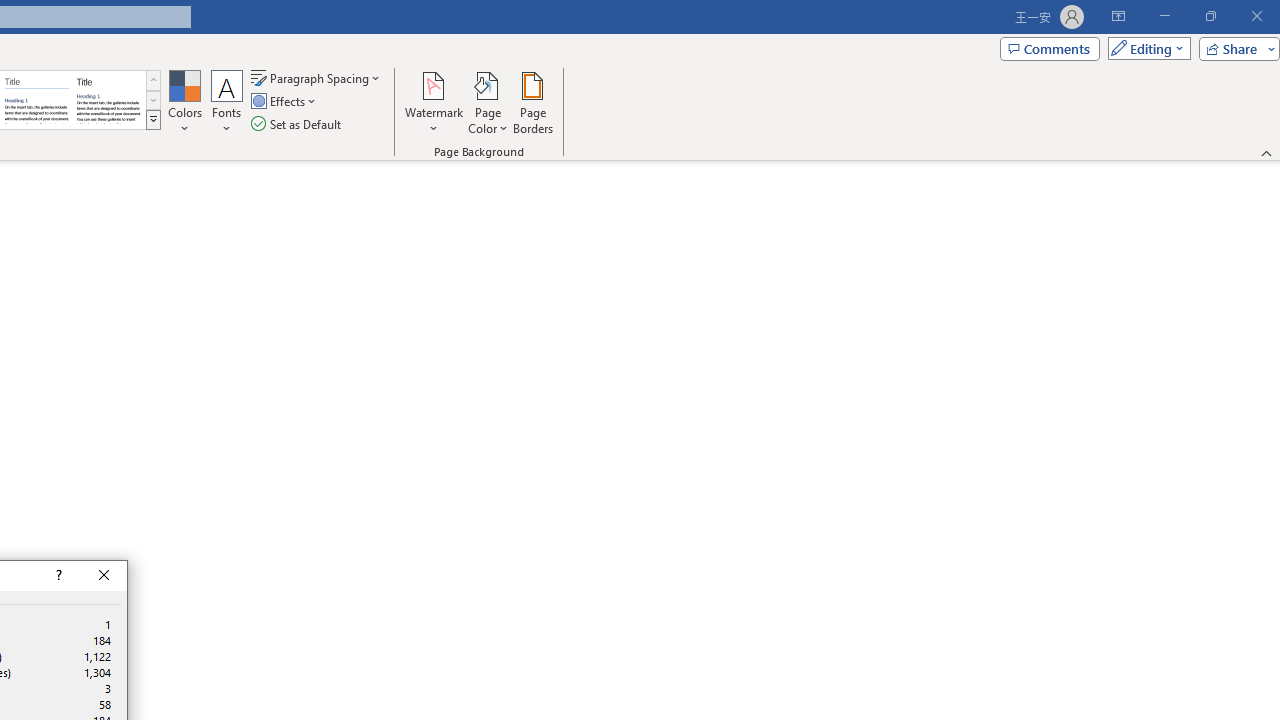 This screenshot has width=1280, height=720. I want to click on 'Set as Default', so click(297, 124).